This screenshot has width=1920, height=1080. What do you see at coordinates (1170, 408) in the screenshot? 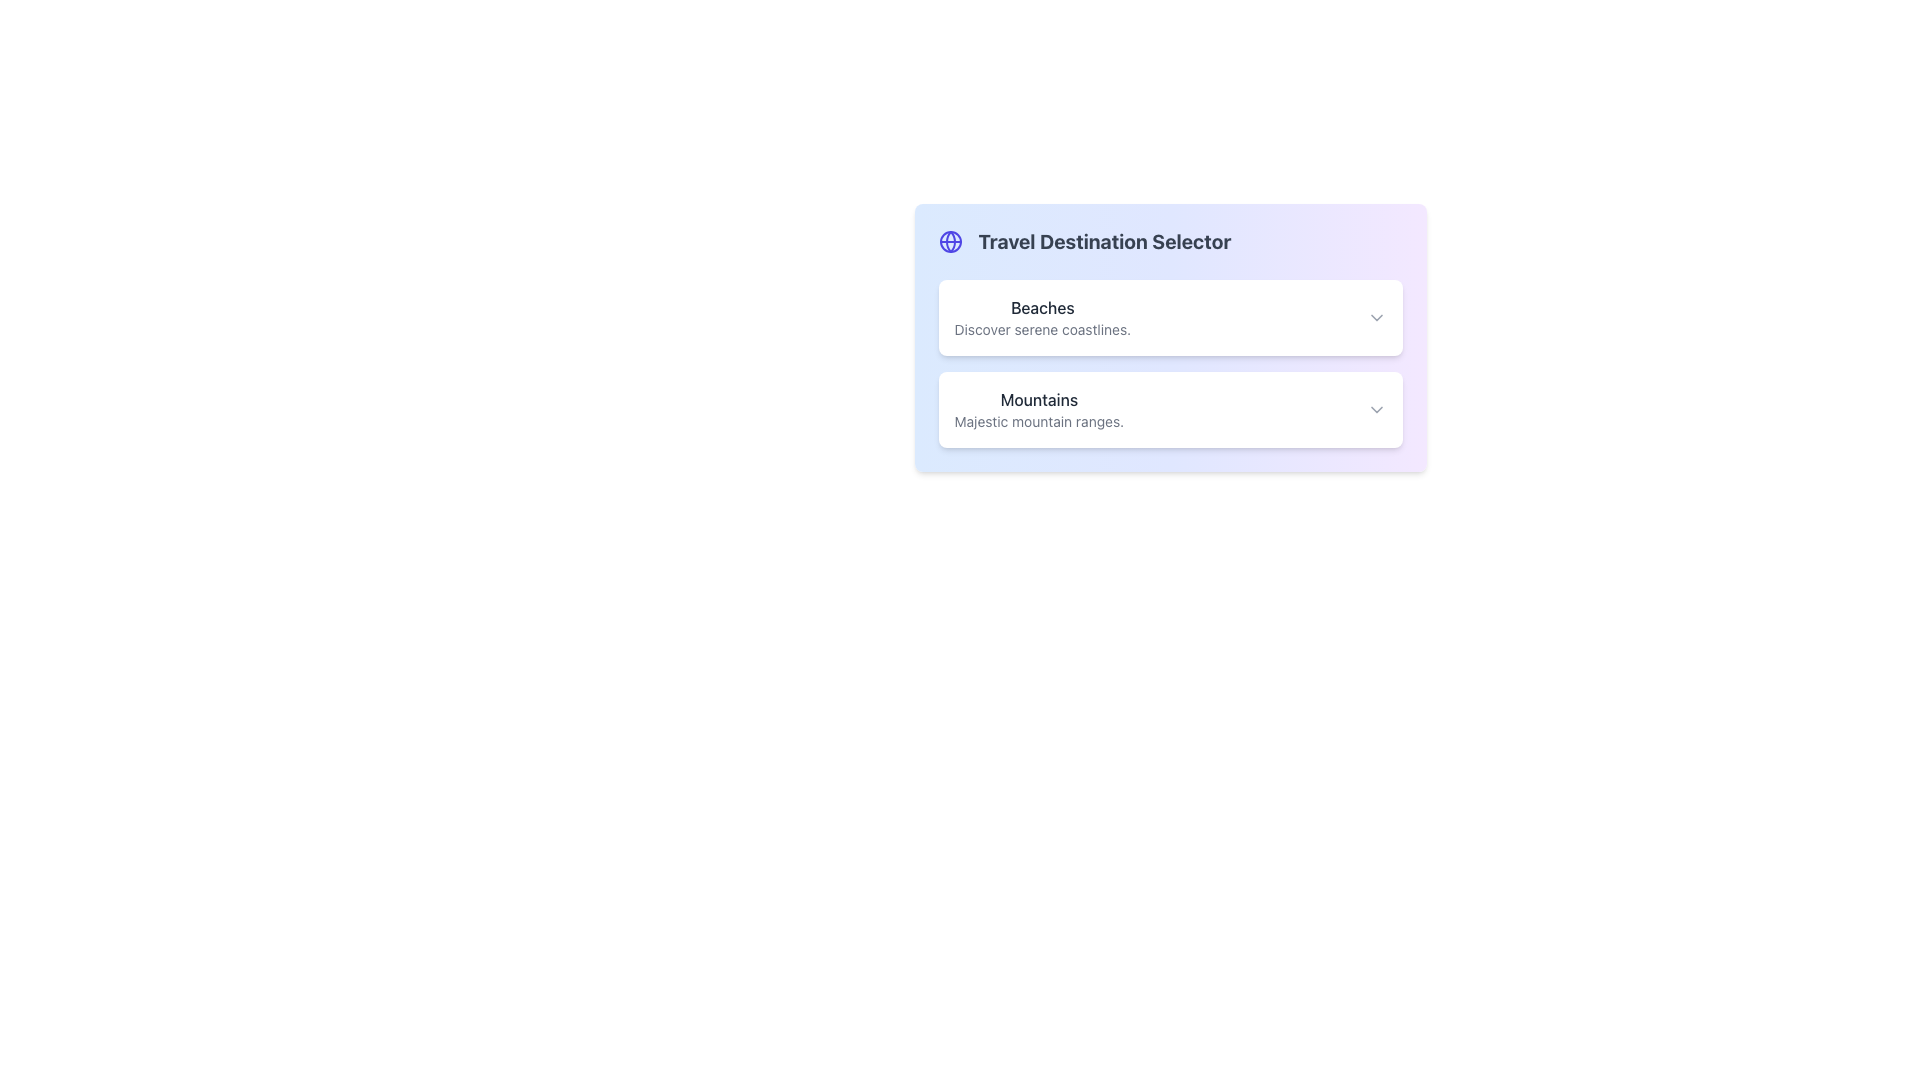
I see `the selectable card for 'Mountains' in the 'Travel Destination Selector'` at bounding box center [1170, 408].